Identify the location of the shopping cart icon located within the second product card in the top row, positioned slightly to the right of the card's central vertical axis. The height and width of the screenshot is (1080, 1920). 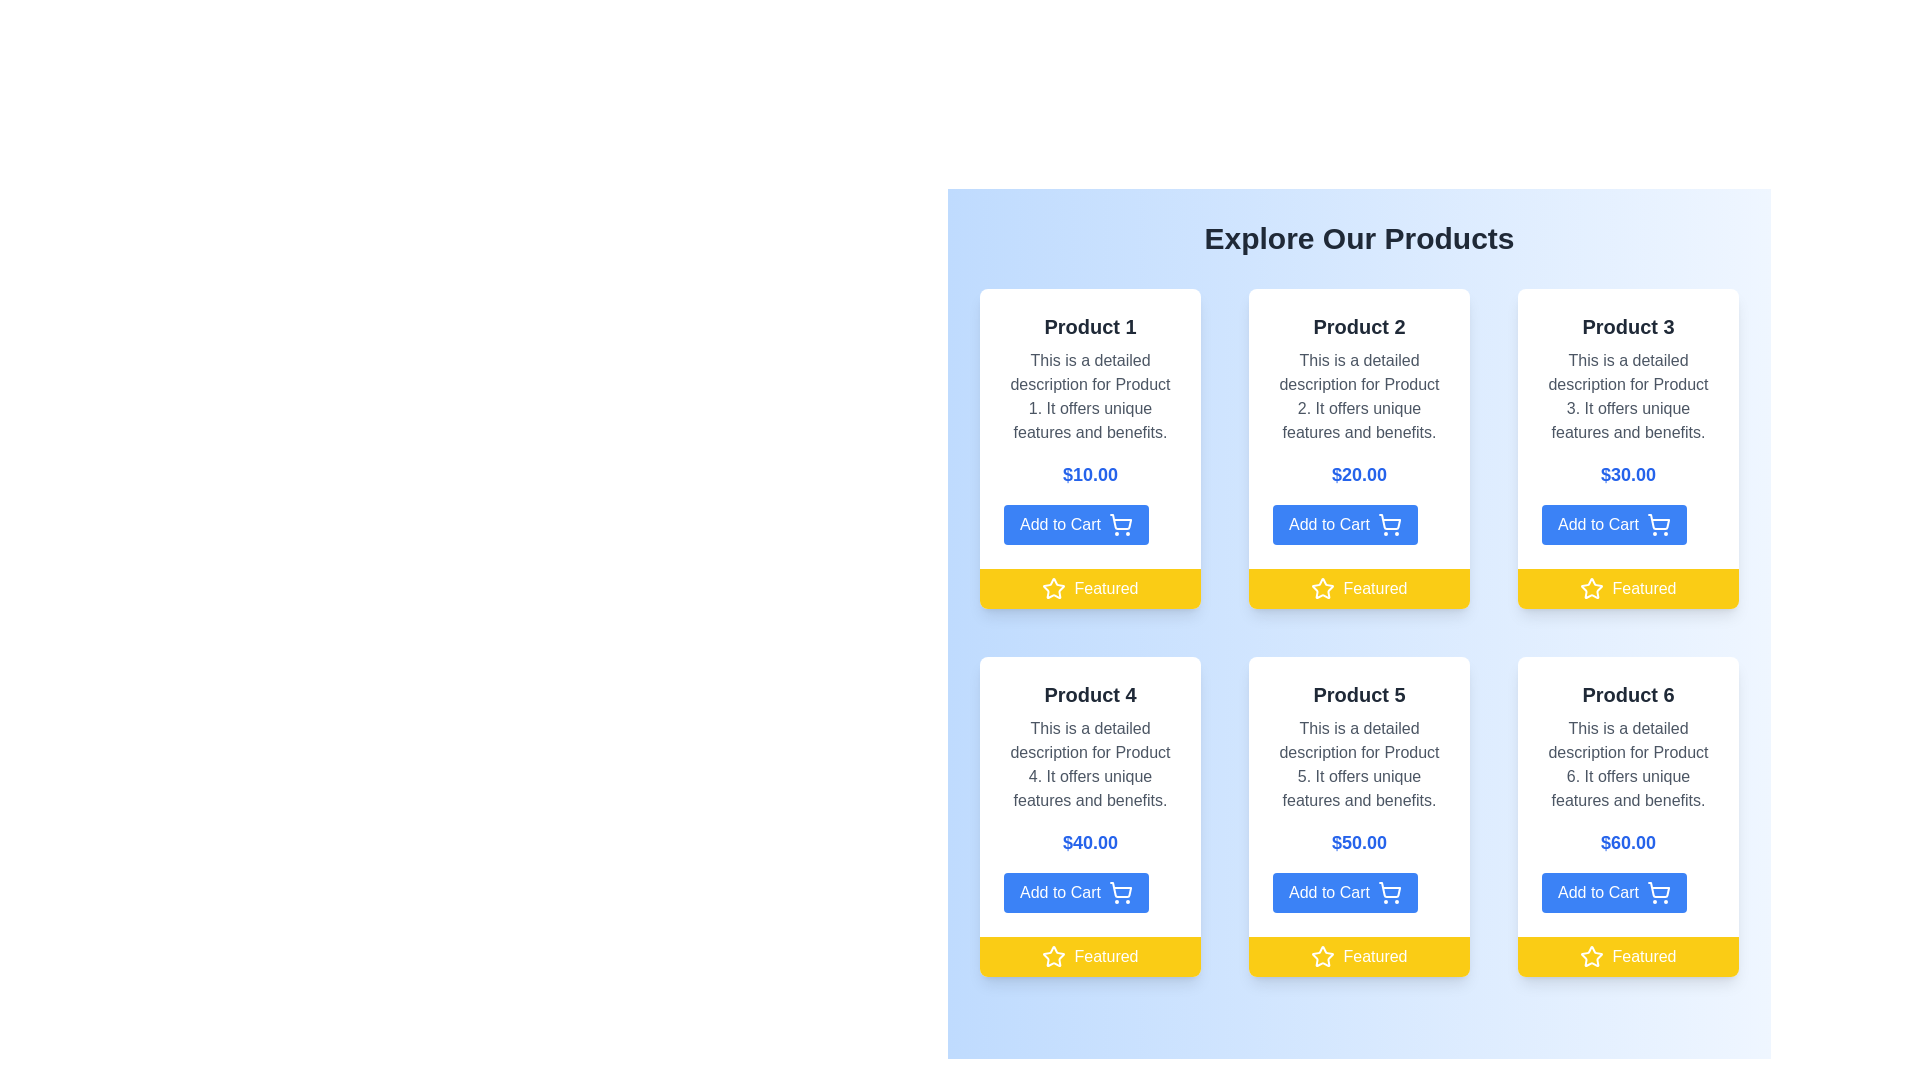
(1389, 521).